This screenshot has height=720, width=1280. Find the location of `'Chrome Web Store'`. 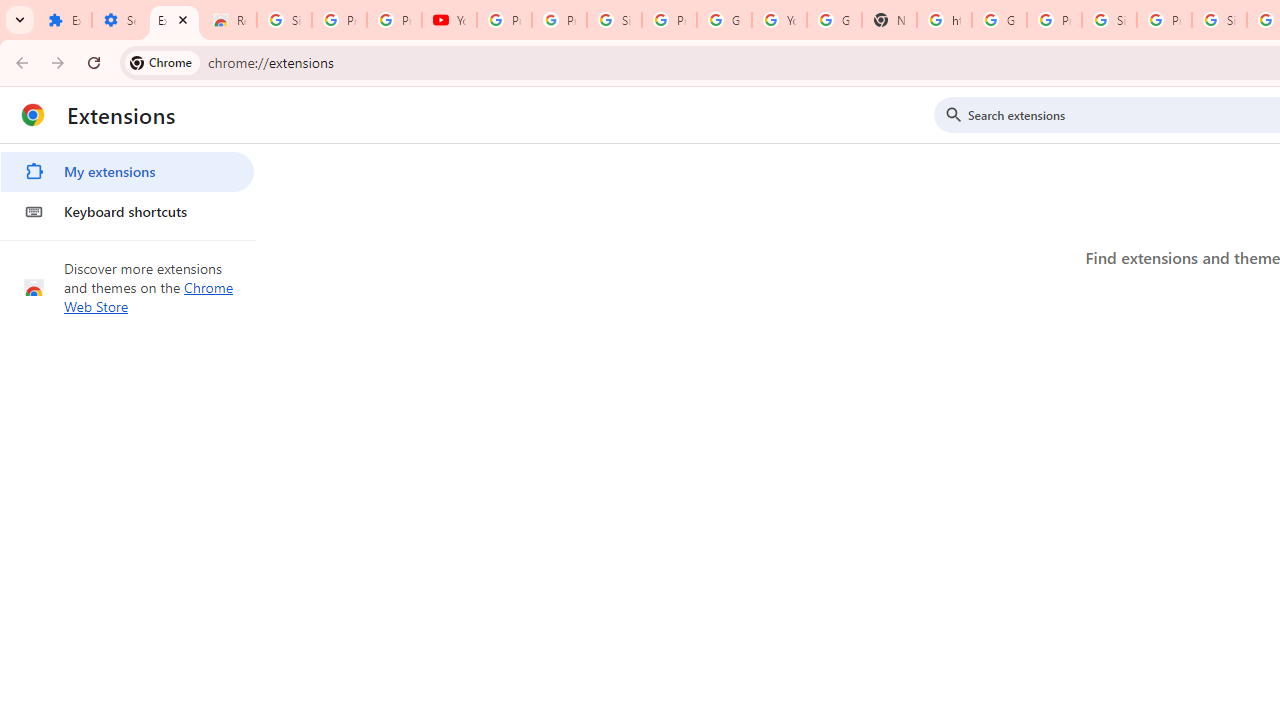

'Chrome Web Store' is located at coordinates (148, 297).